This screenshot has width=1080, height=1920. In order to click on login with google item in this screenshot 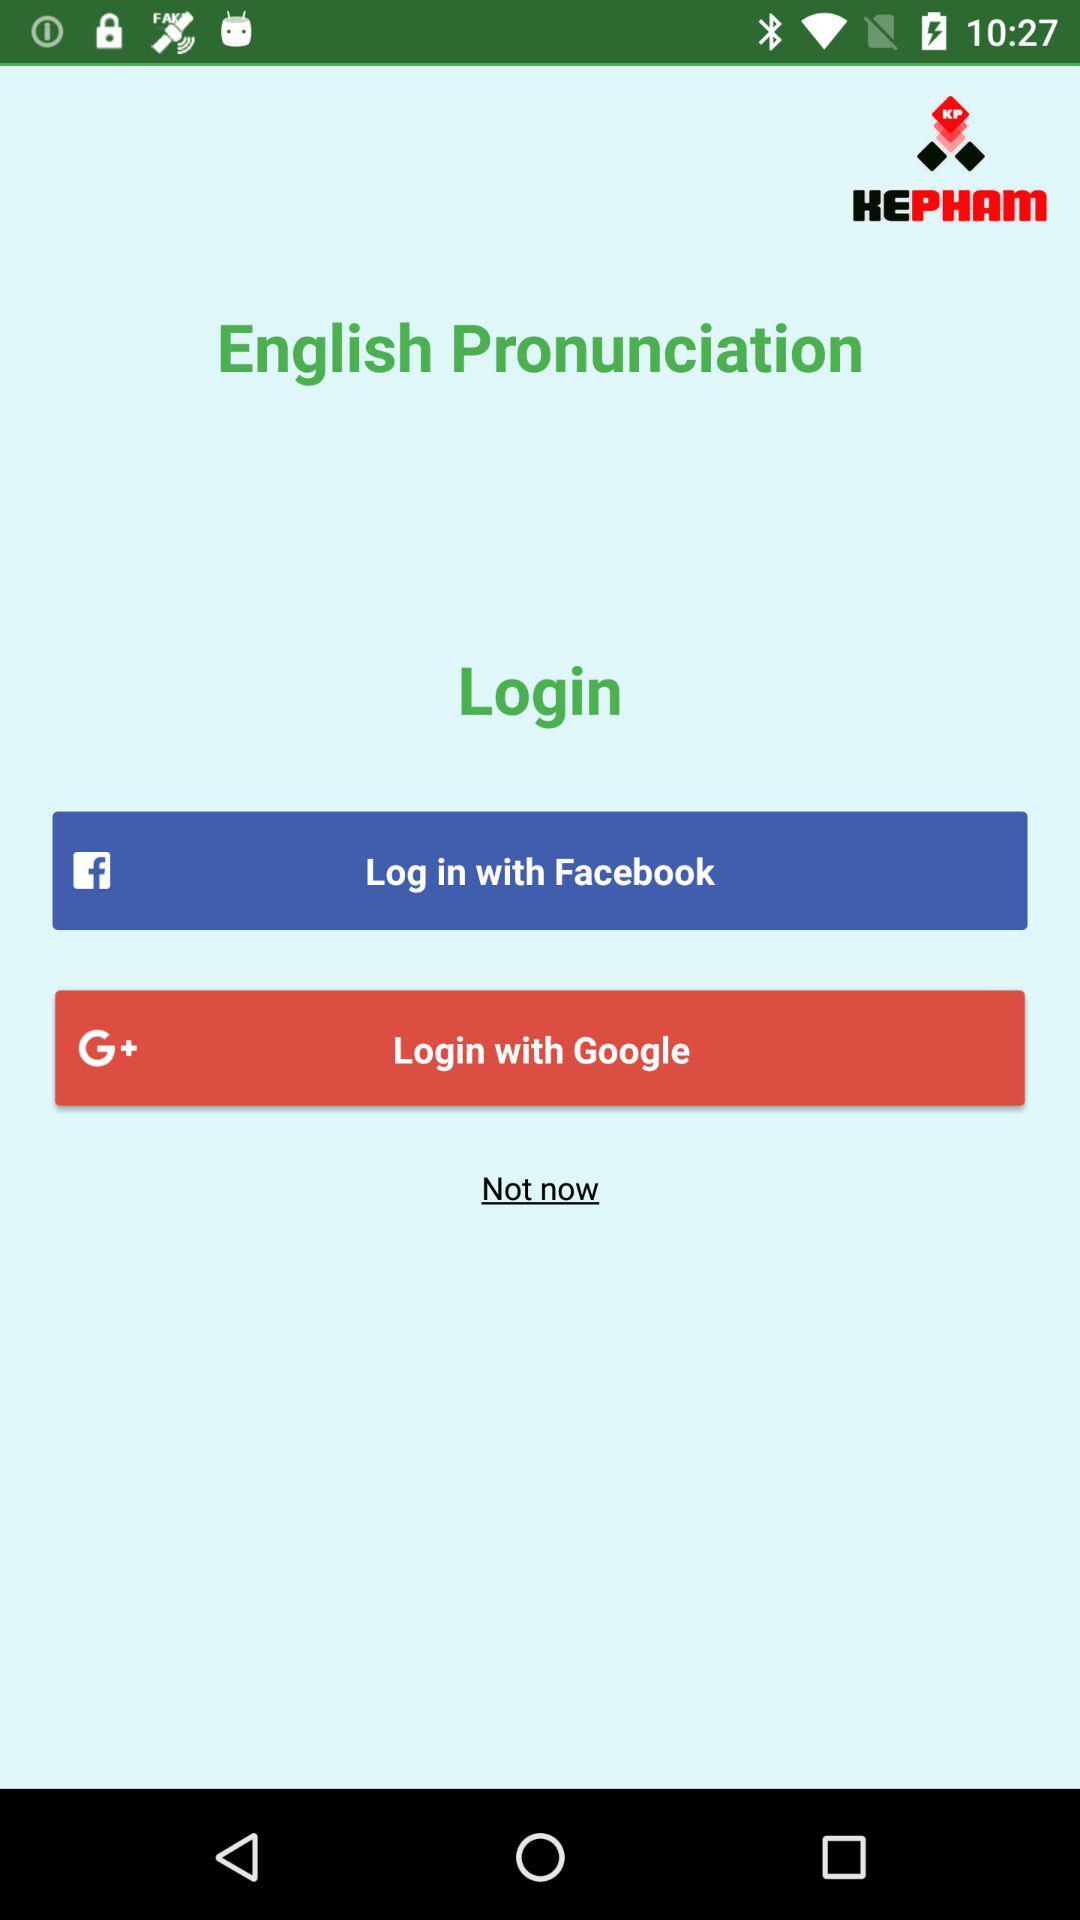, I will do `click(540, 1047)`.